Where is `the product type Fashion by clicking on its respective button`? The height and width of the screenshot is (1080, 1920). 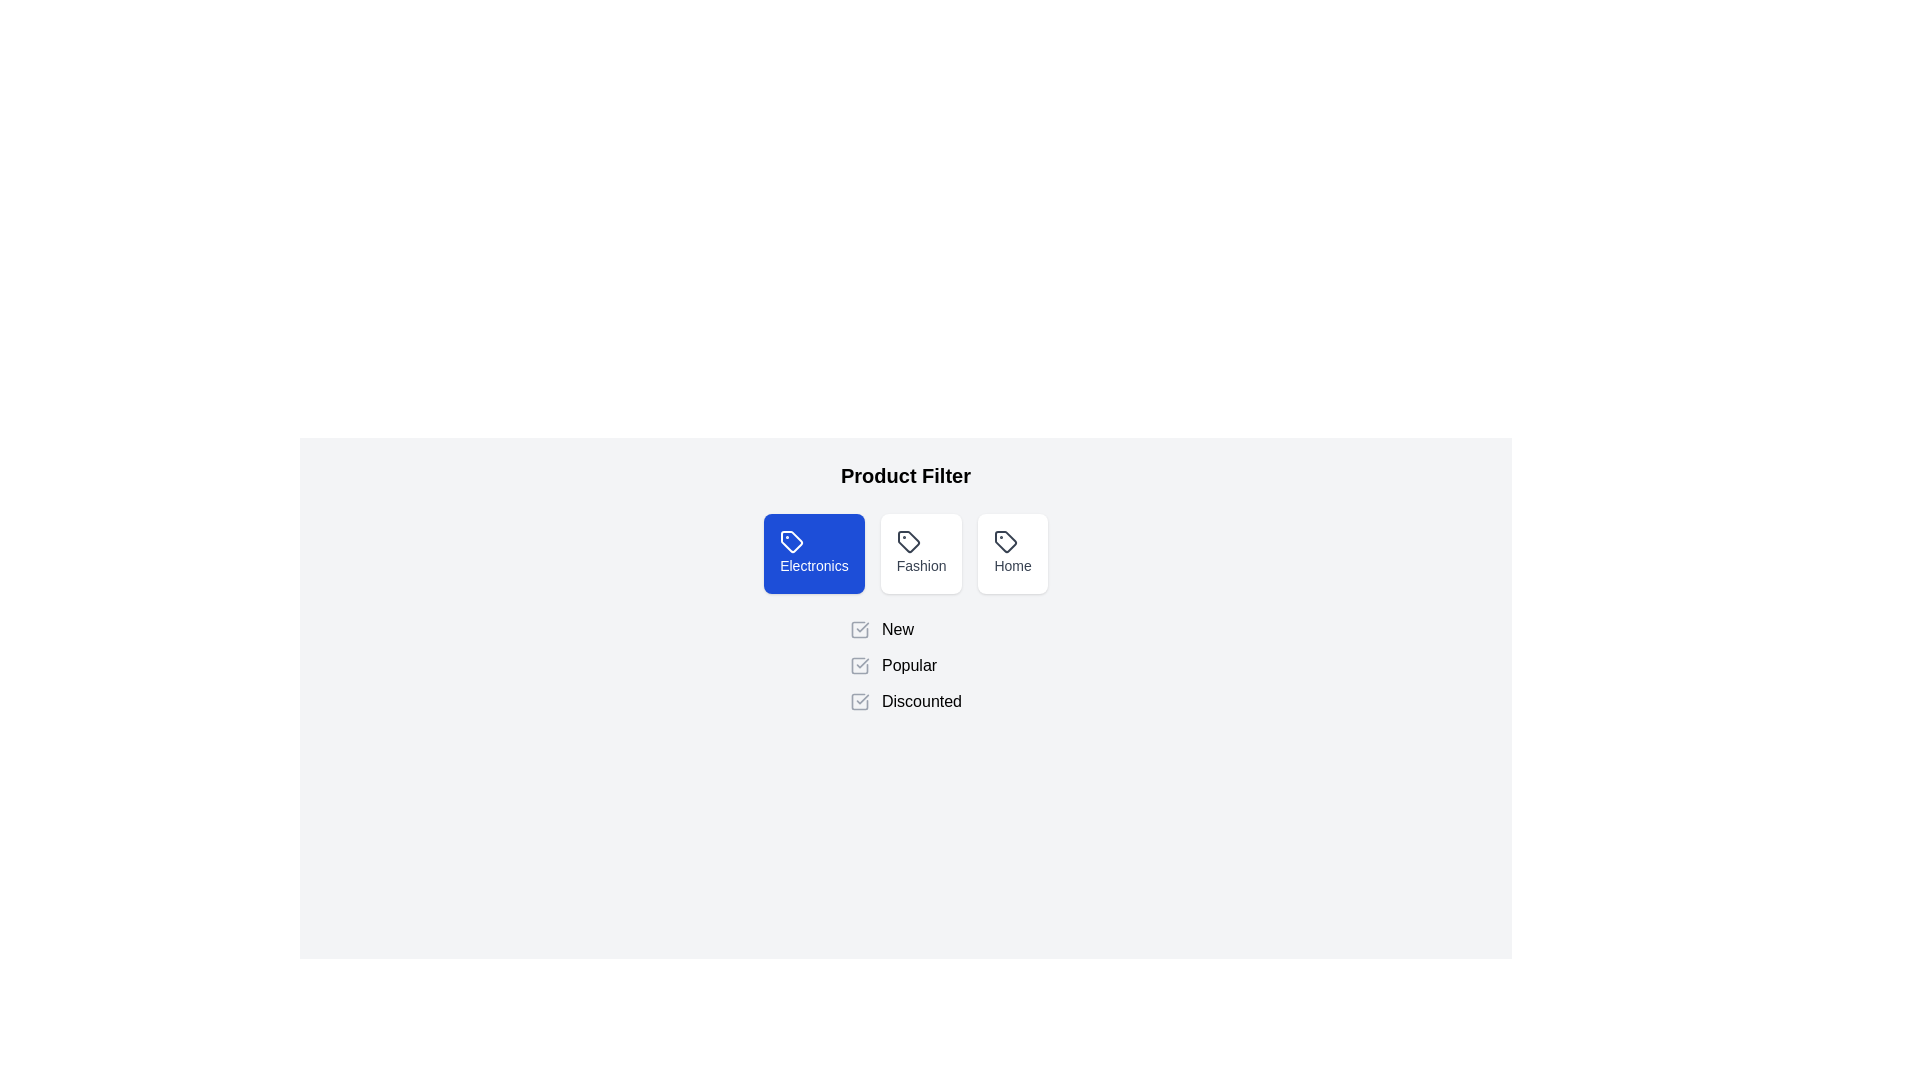 the product type Fashion by clicking on its respective button is located at coordinates (920, 554).